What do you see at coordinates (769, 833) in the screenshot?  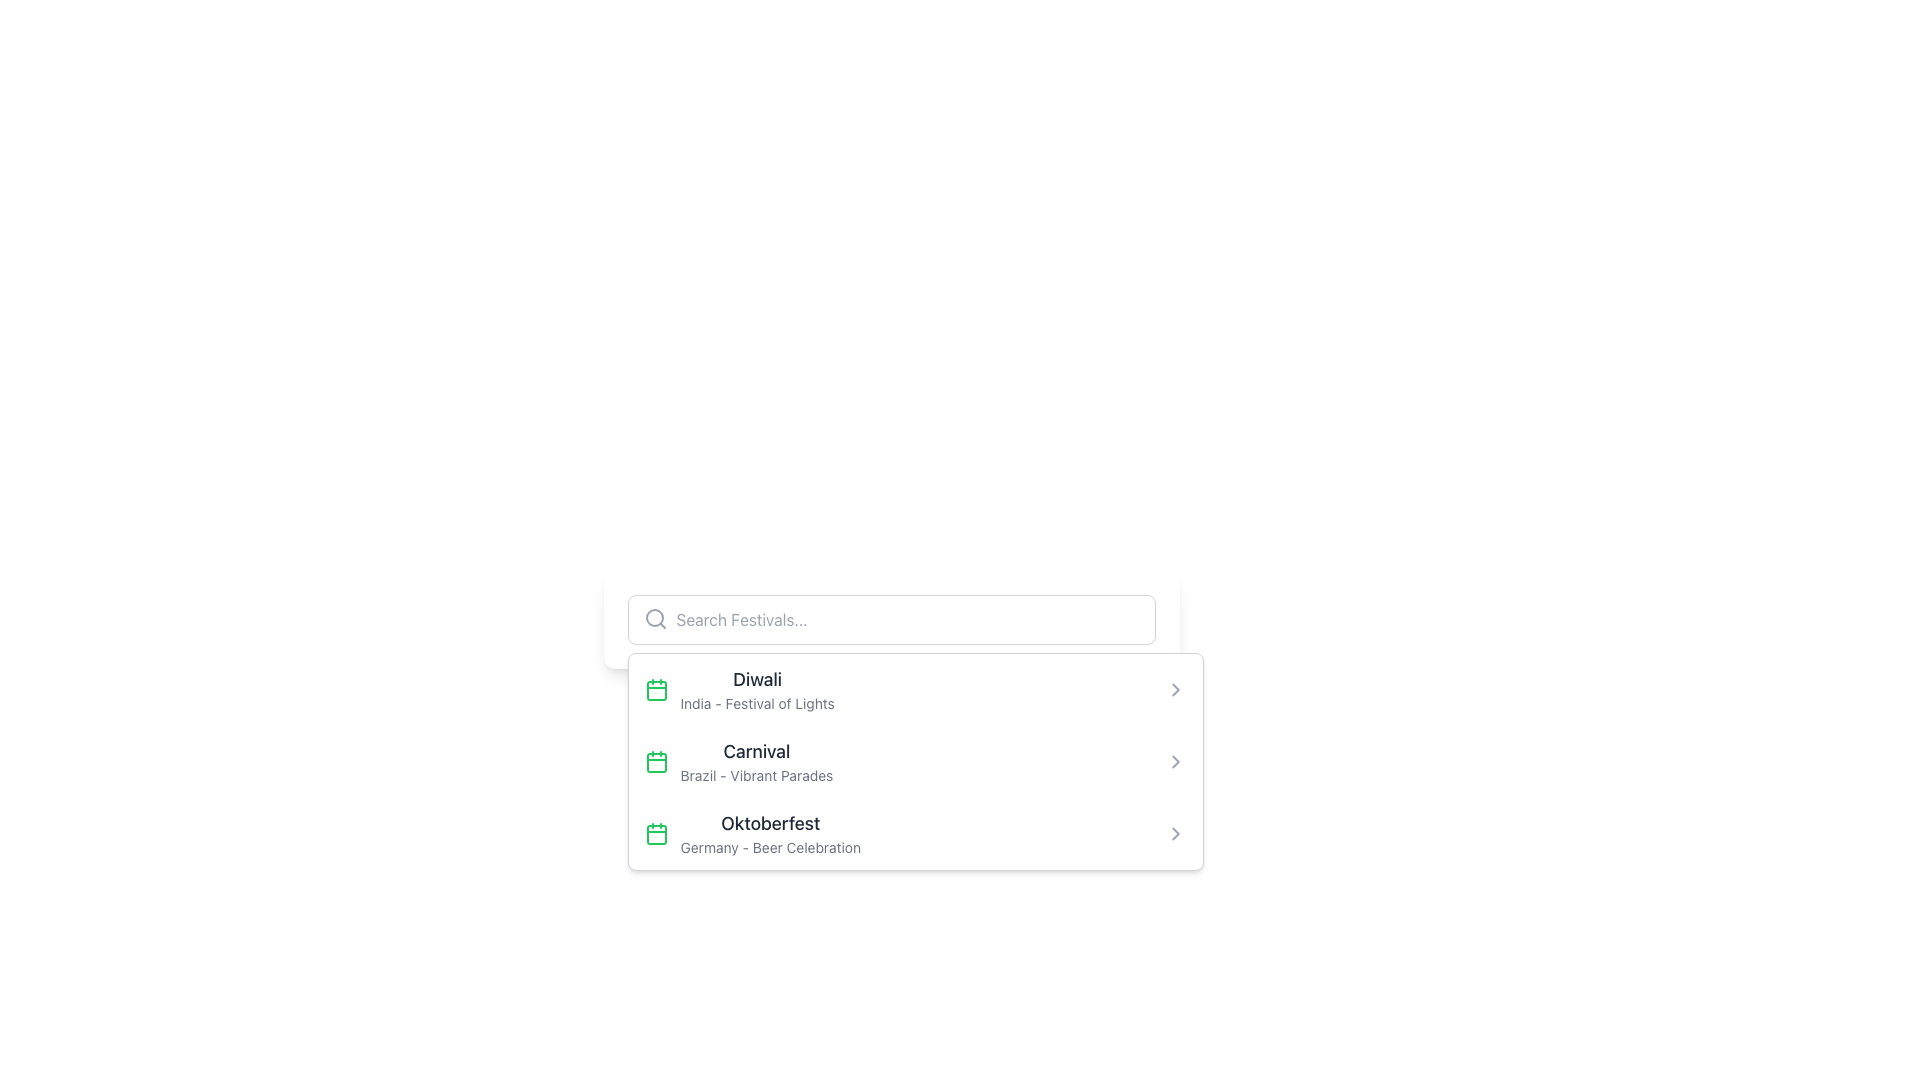 I see `the list item displaying 'Oktoberfest' in a pop-up menu` at bounding box center [769, 833].